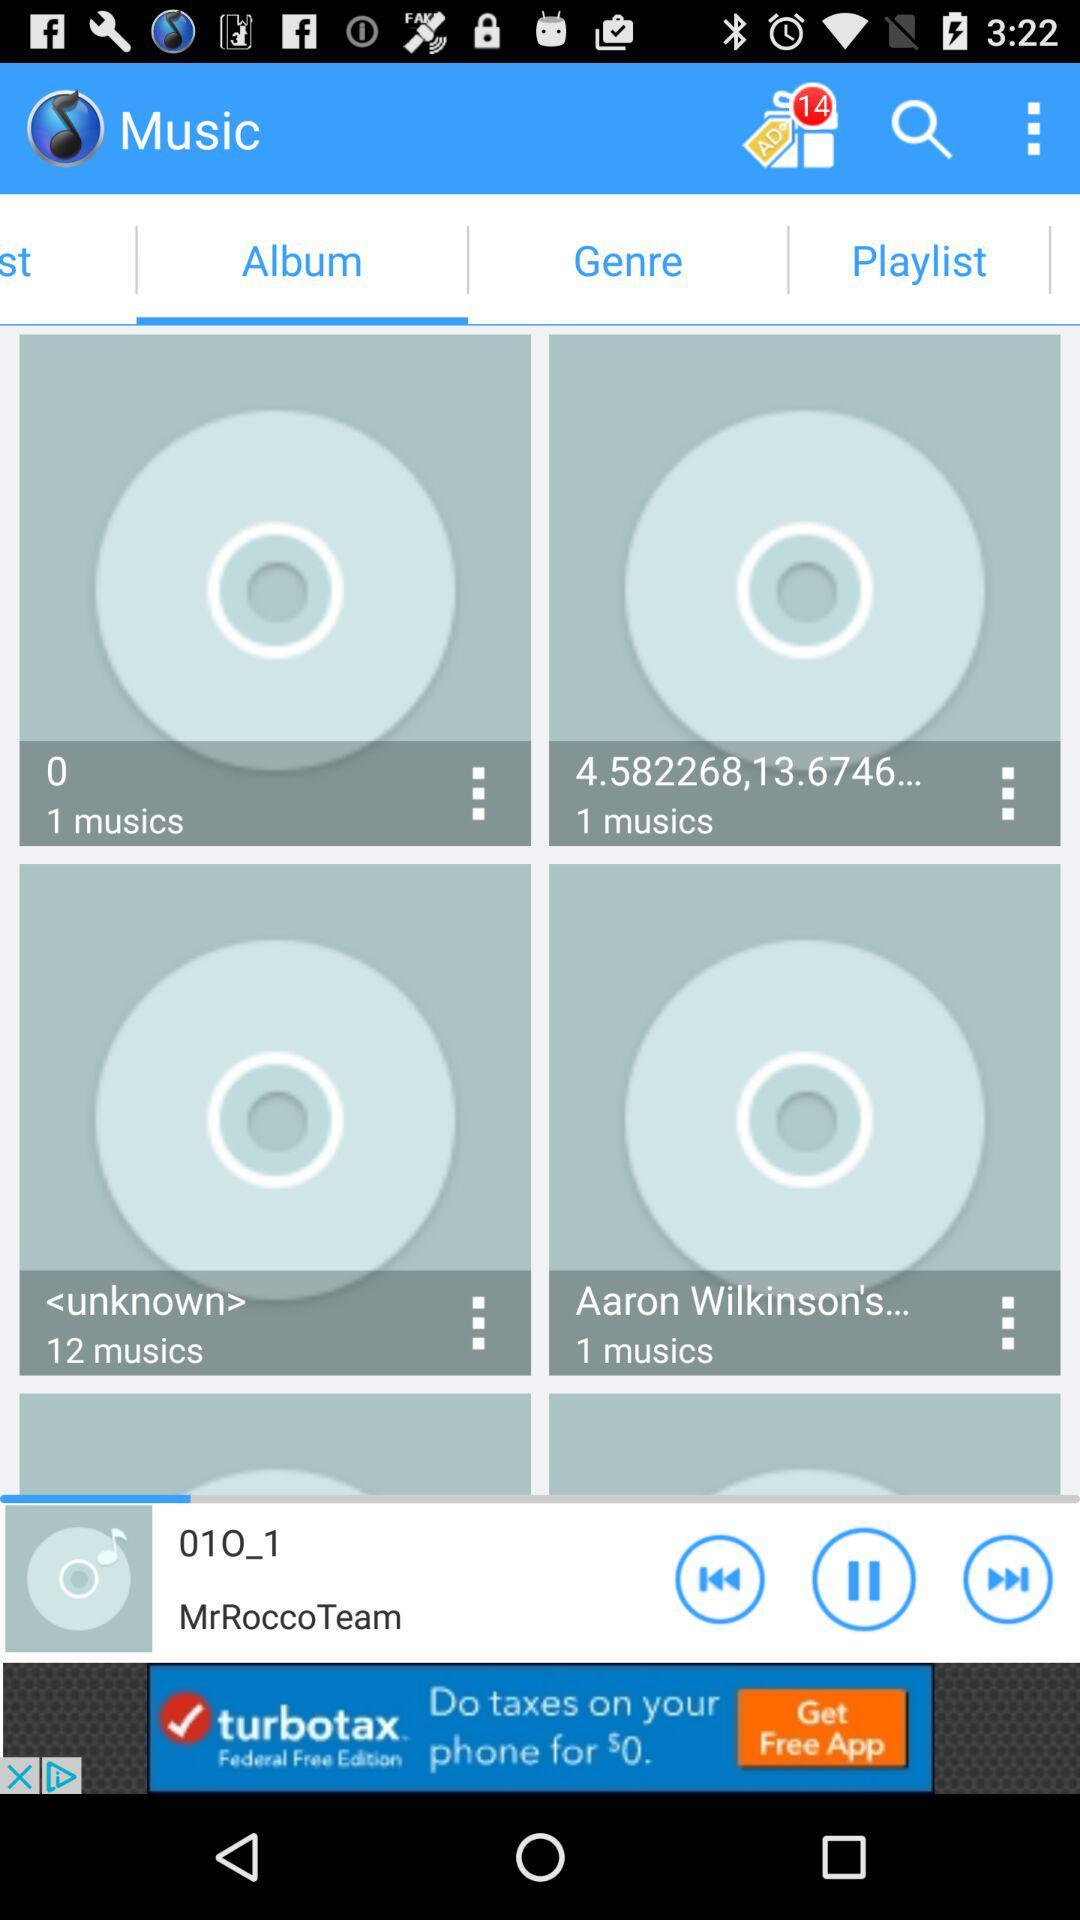  I want to click on open main manu, so click(1033, 127).